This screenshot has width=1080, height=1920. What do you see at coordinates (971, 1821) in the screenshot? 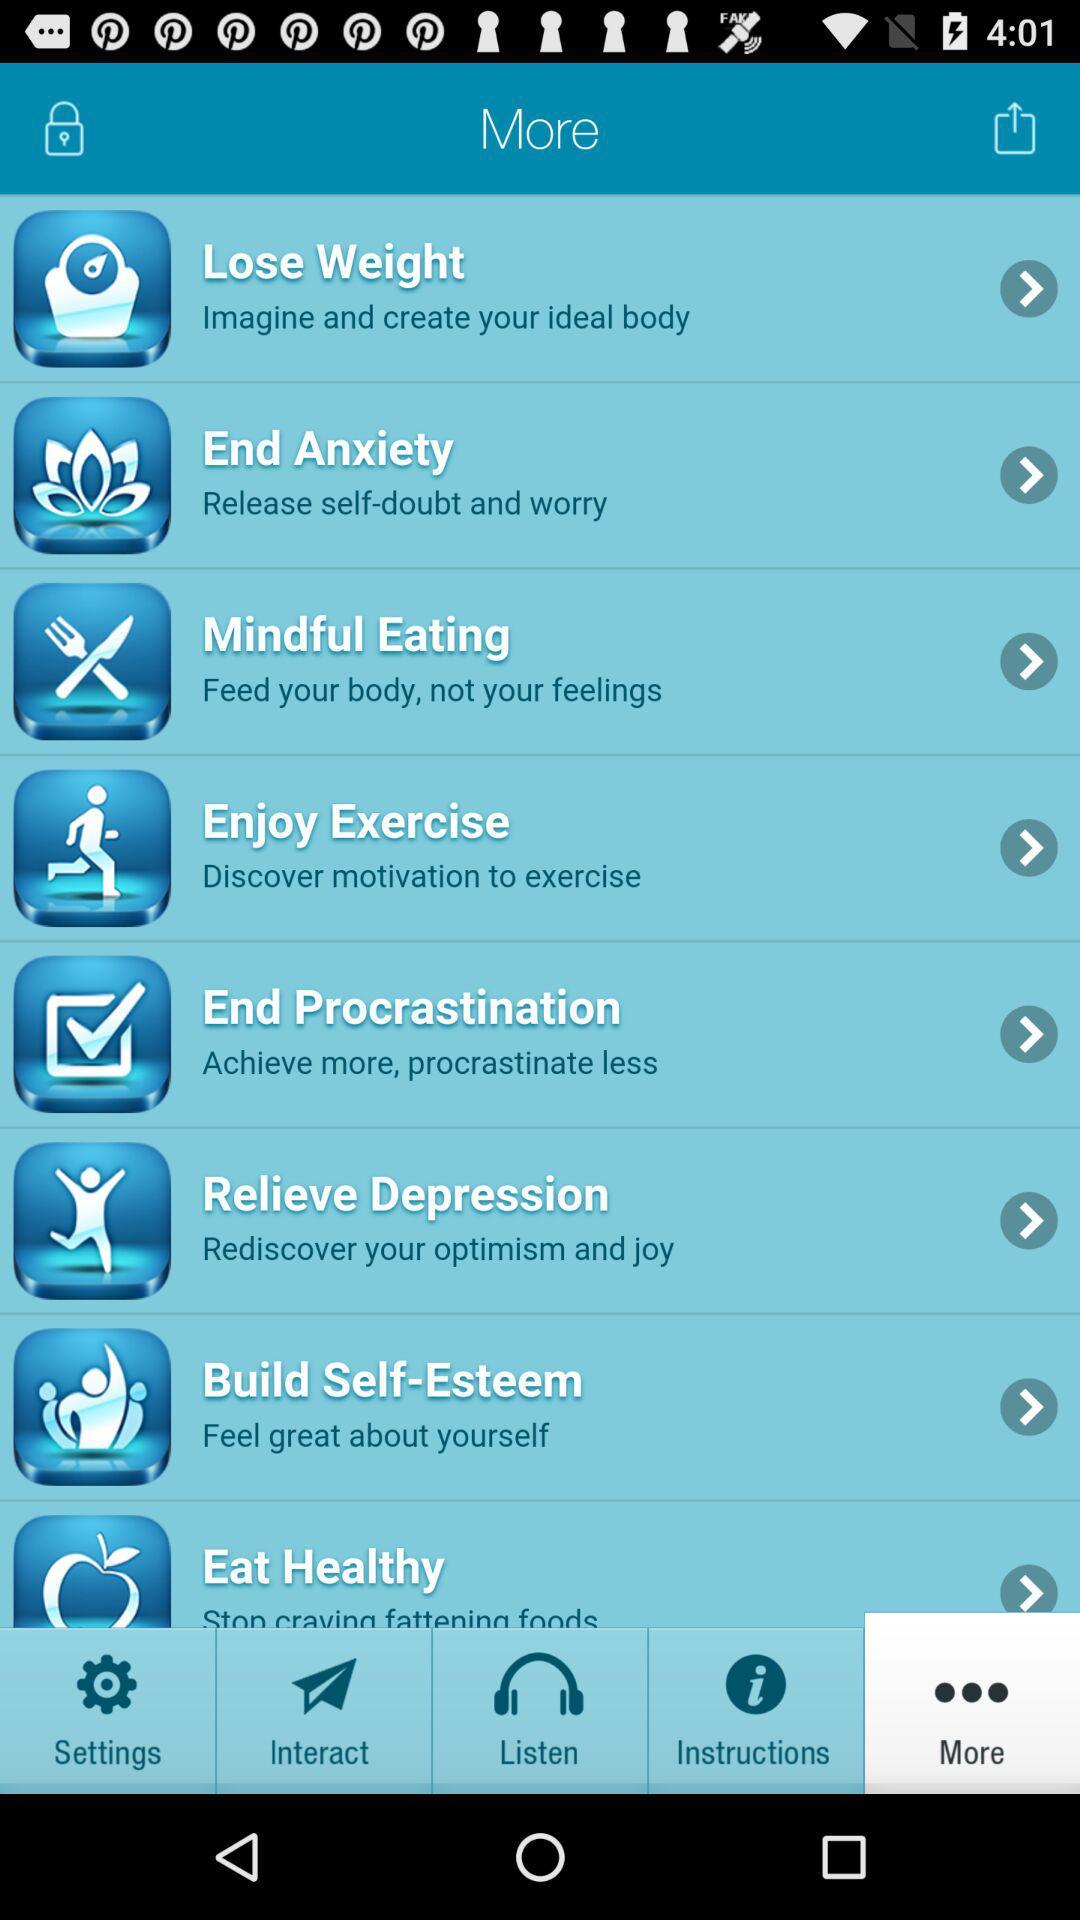
I see `the more icon` at bounding box center [971, 1821].